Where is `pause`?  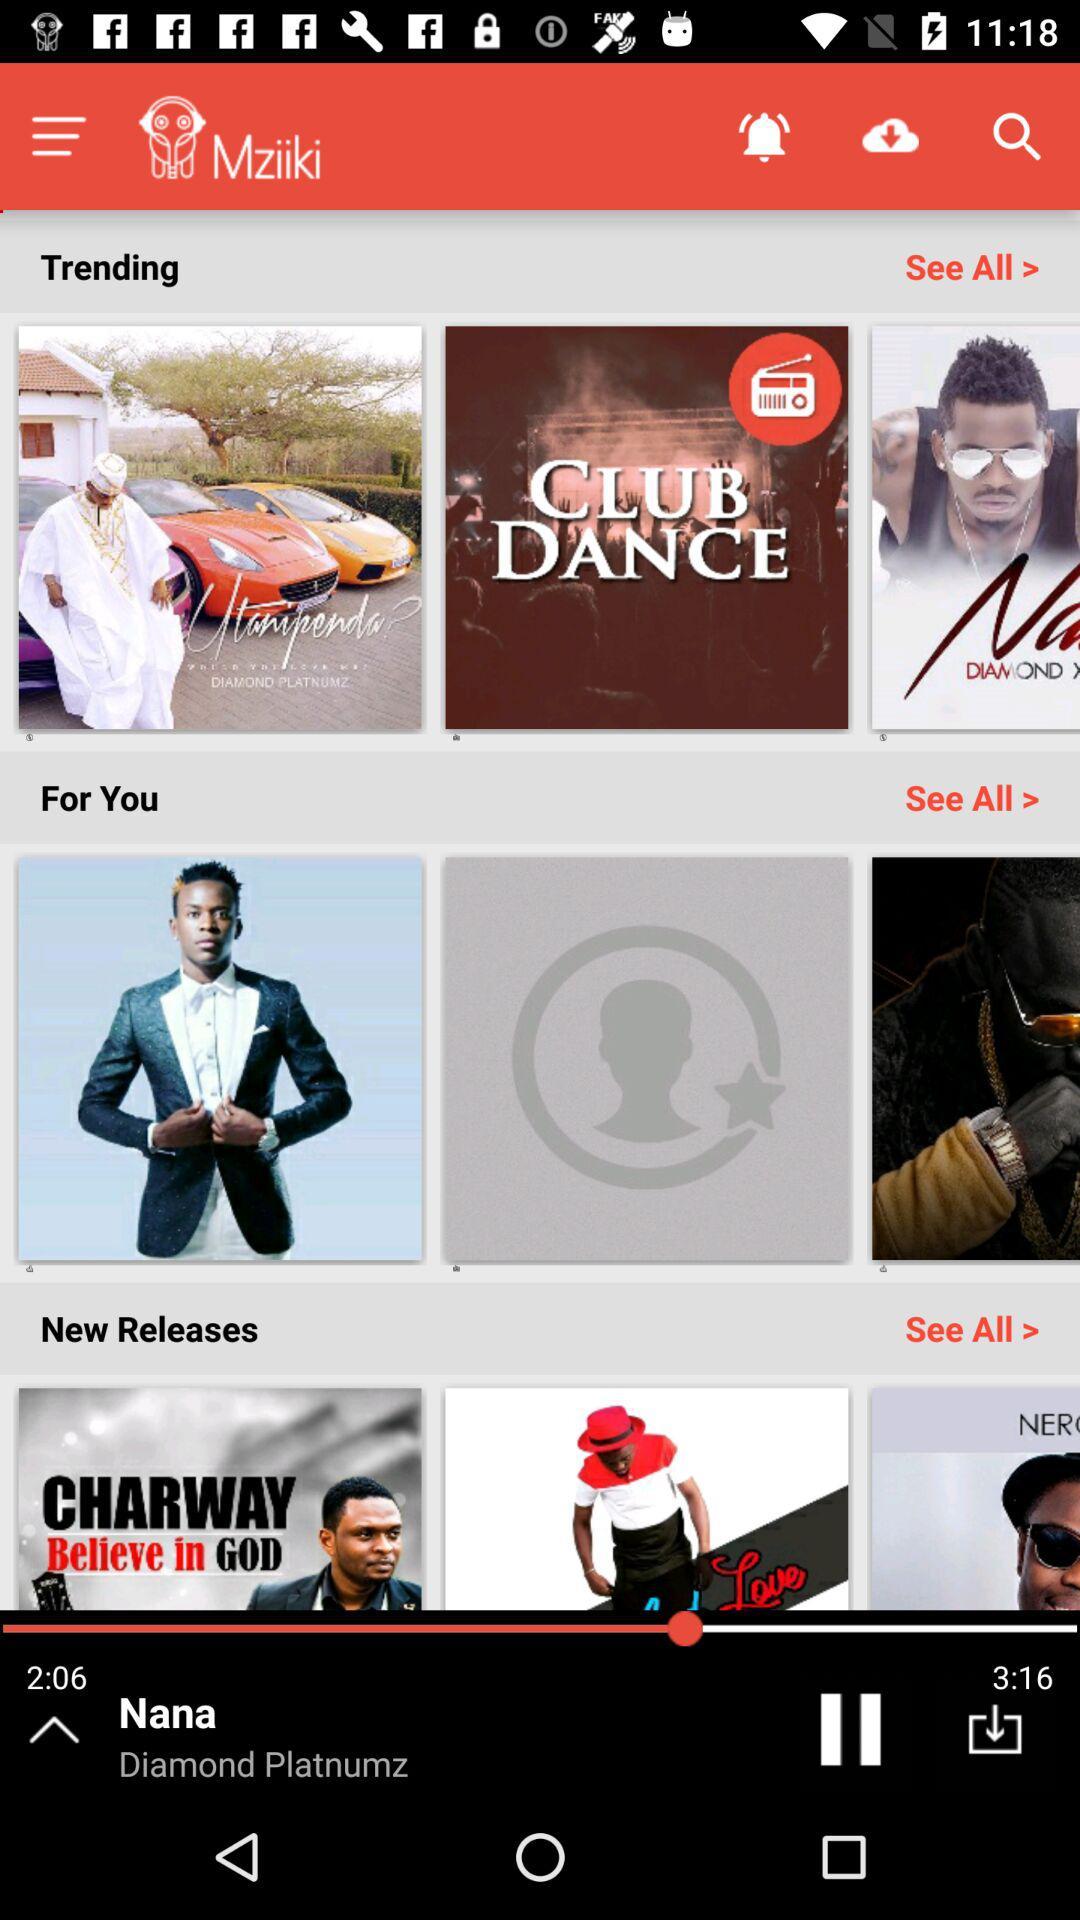 pause is located at coordinates (854, 1733).